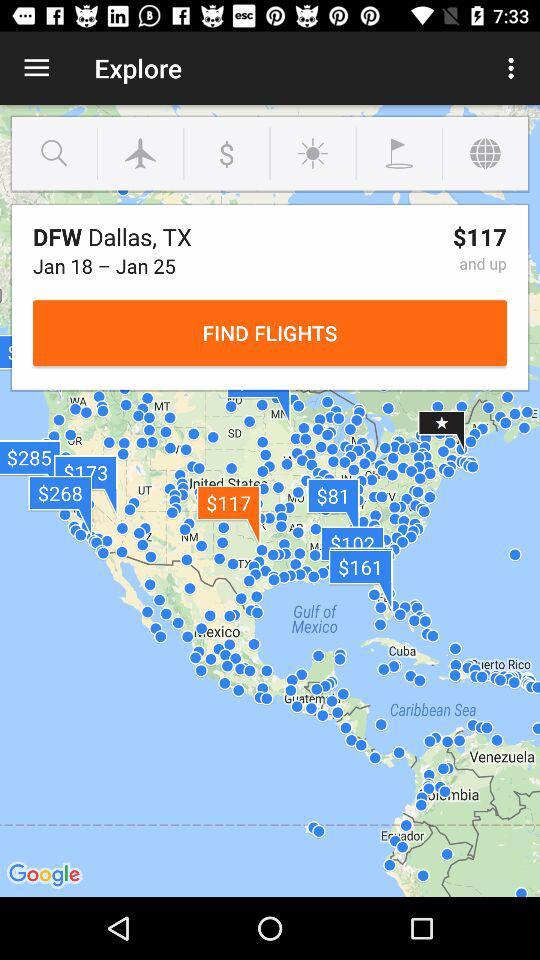  Describe the element at coordinates (513, 68) in the screenshot. I see `the icon next to the explore icon` at that location.